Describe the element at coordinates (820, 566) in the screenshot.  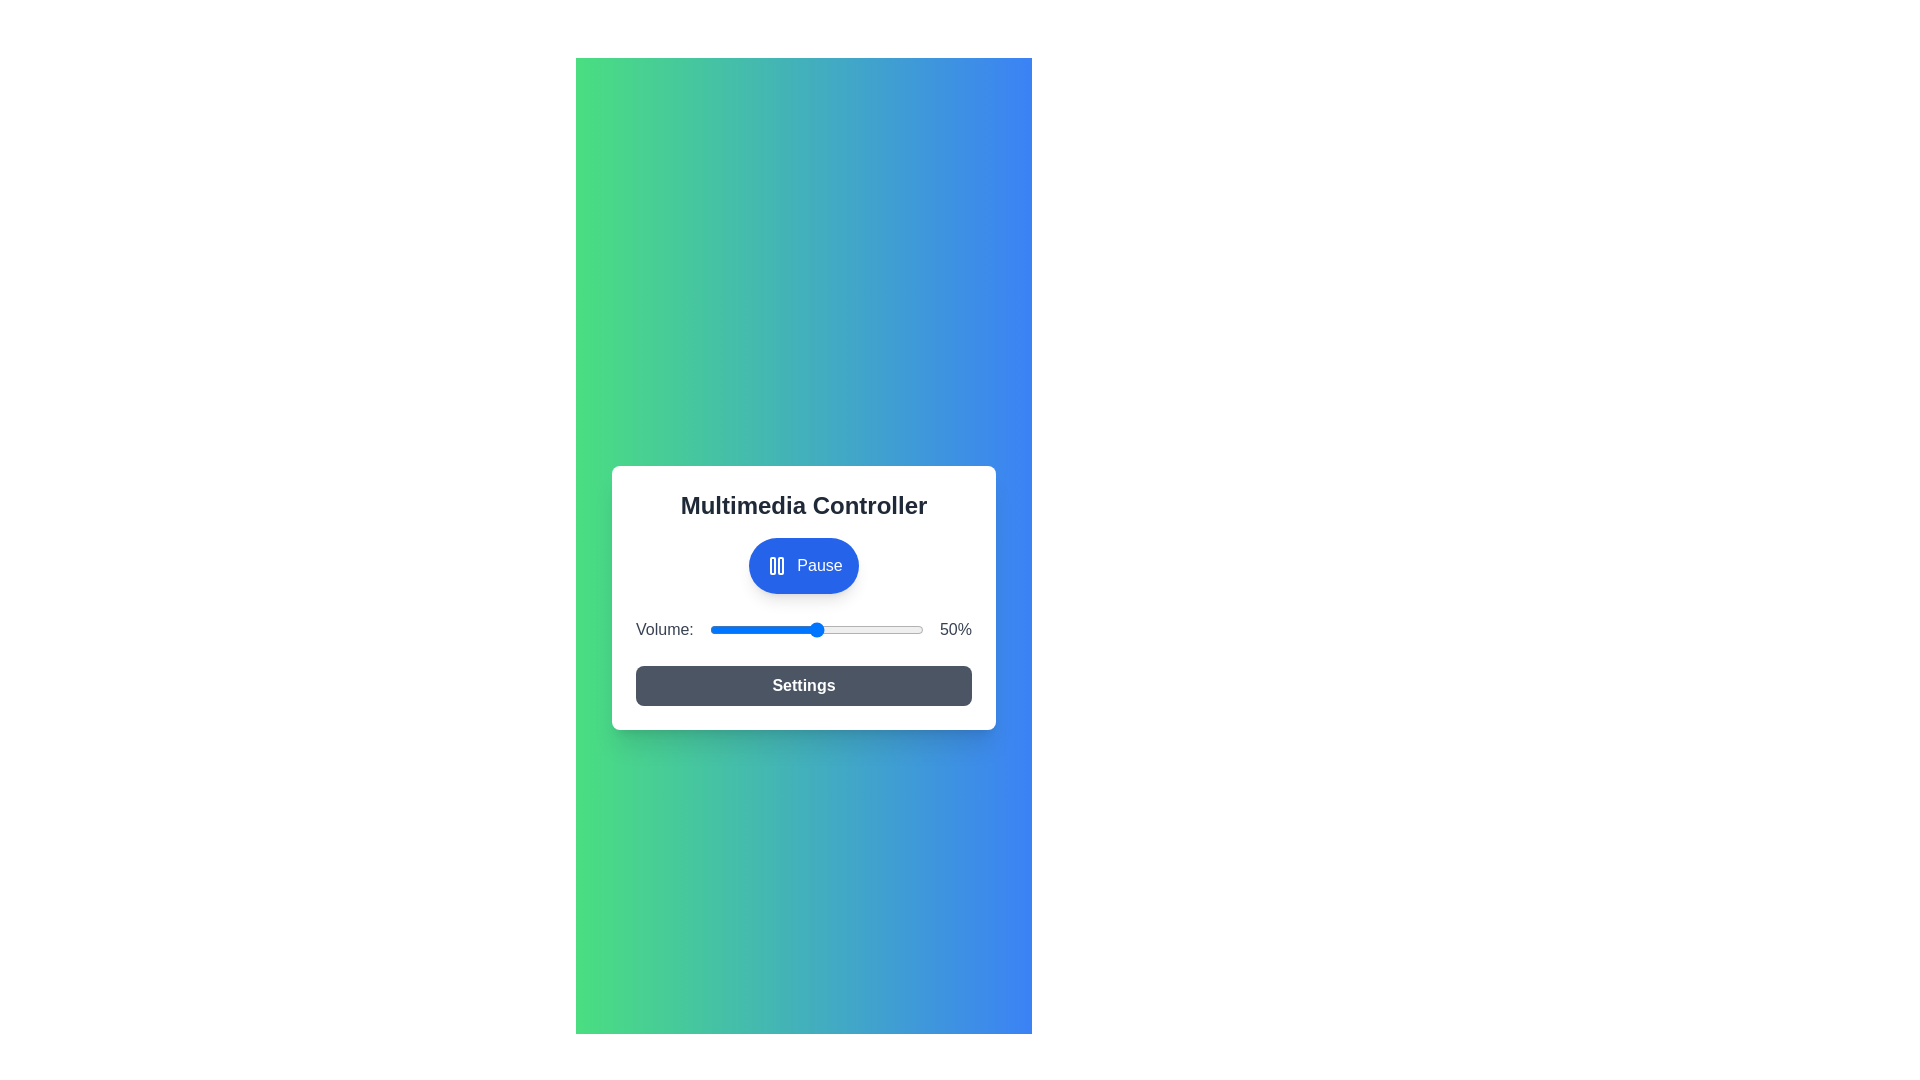
I see `the 'pause' text label within the multimedia controller button` at that location.